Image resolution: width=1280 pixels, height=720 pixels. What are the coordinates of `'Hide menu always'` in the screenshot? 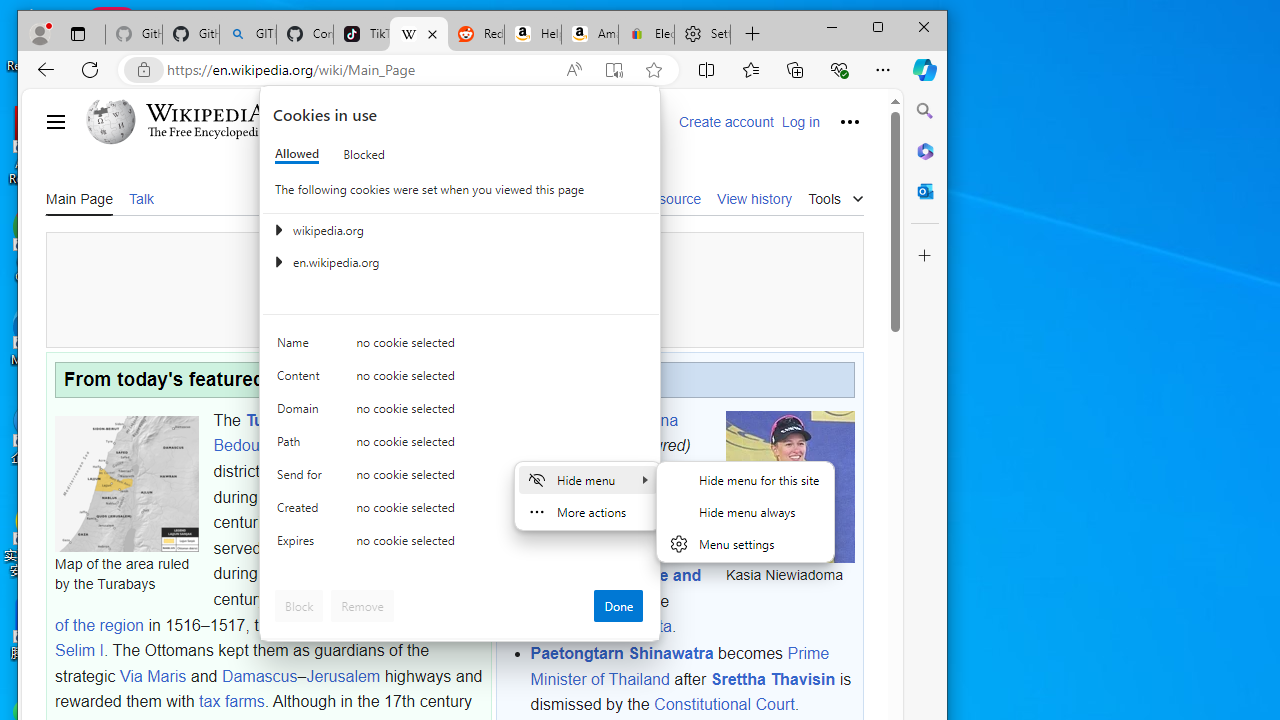 It's located at (744, 510).